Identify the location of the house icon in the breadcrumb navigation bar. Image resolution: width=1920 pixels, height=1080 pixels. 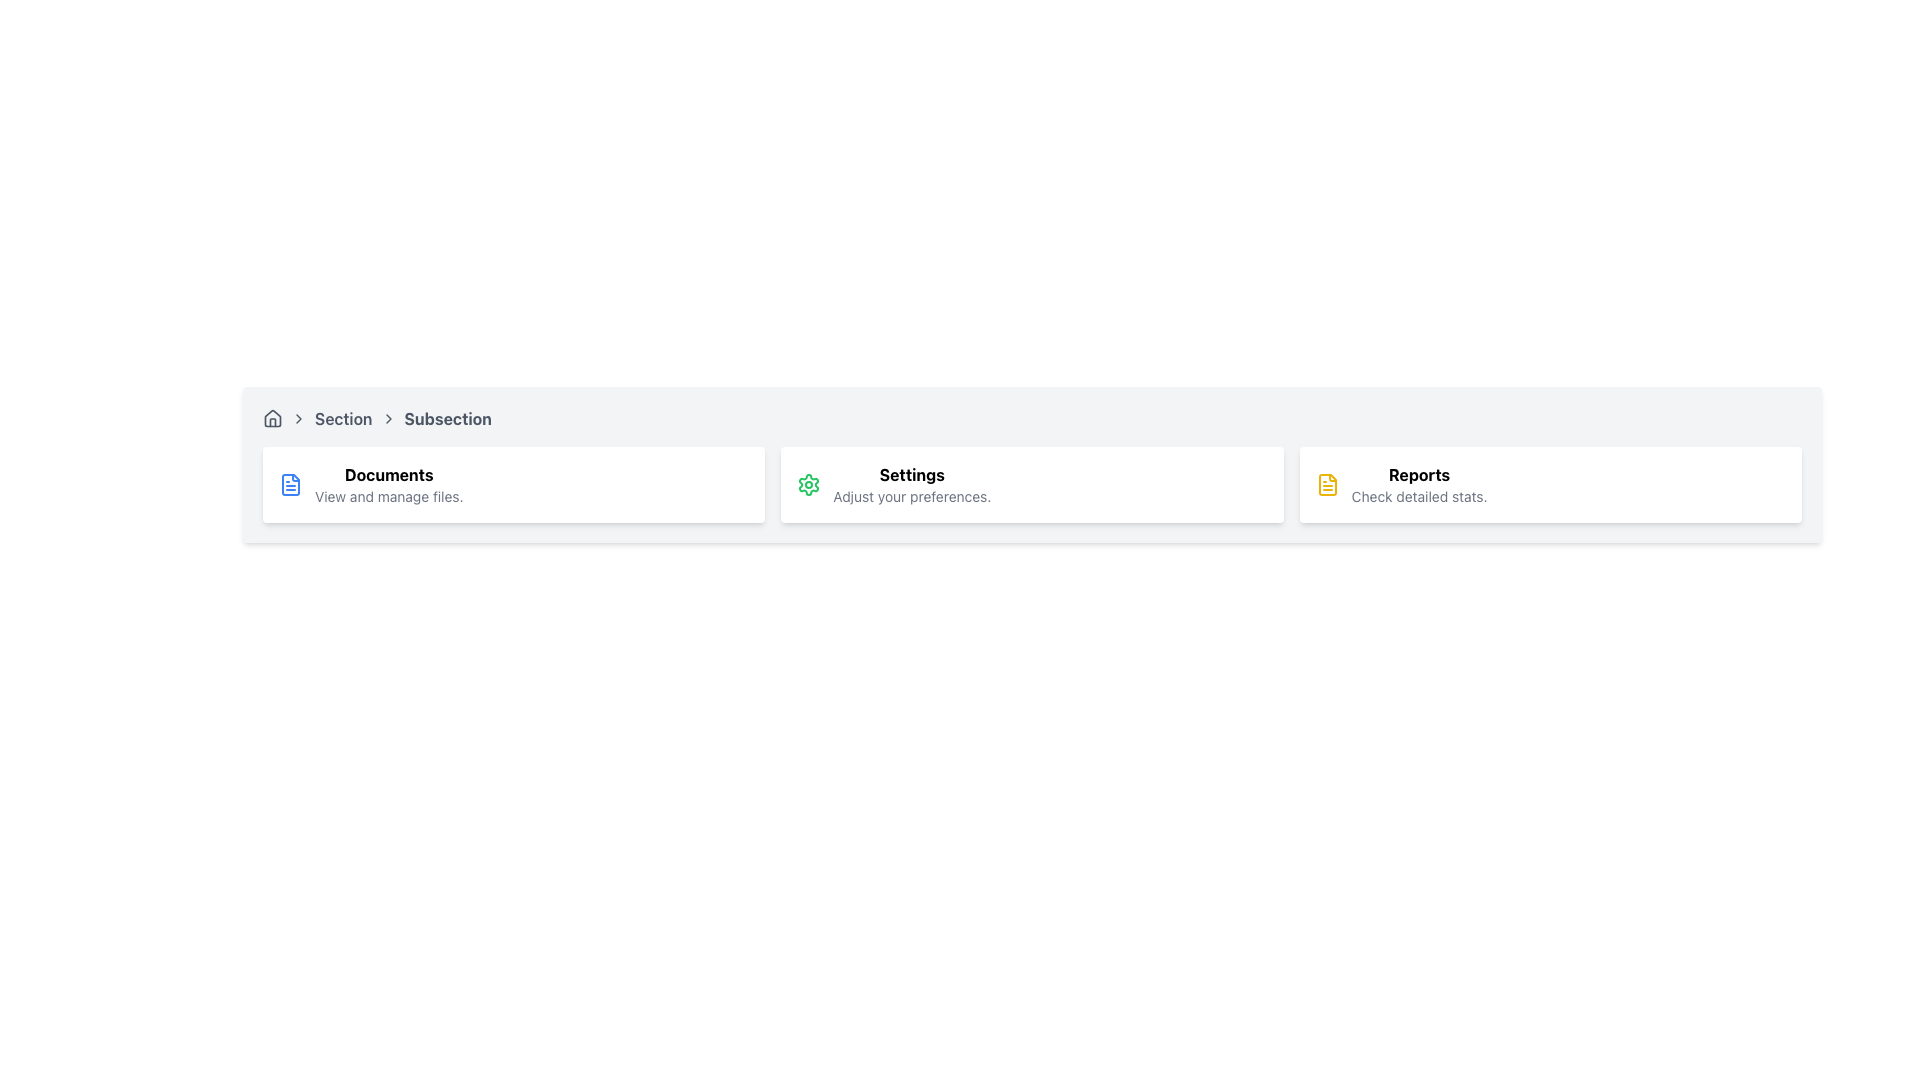
(272, 416).